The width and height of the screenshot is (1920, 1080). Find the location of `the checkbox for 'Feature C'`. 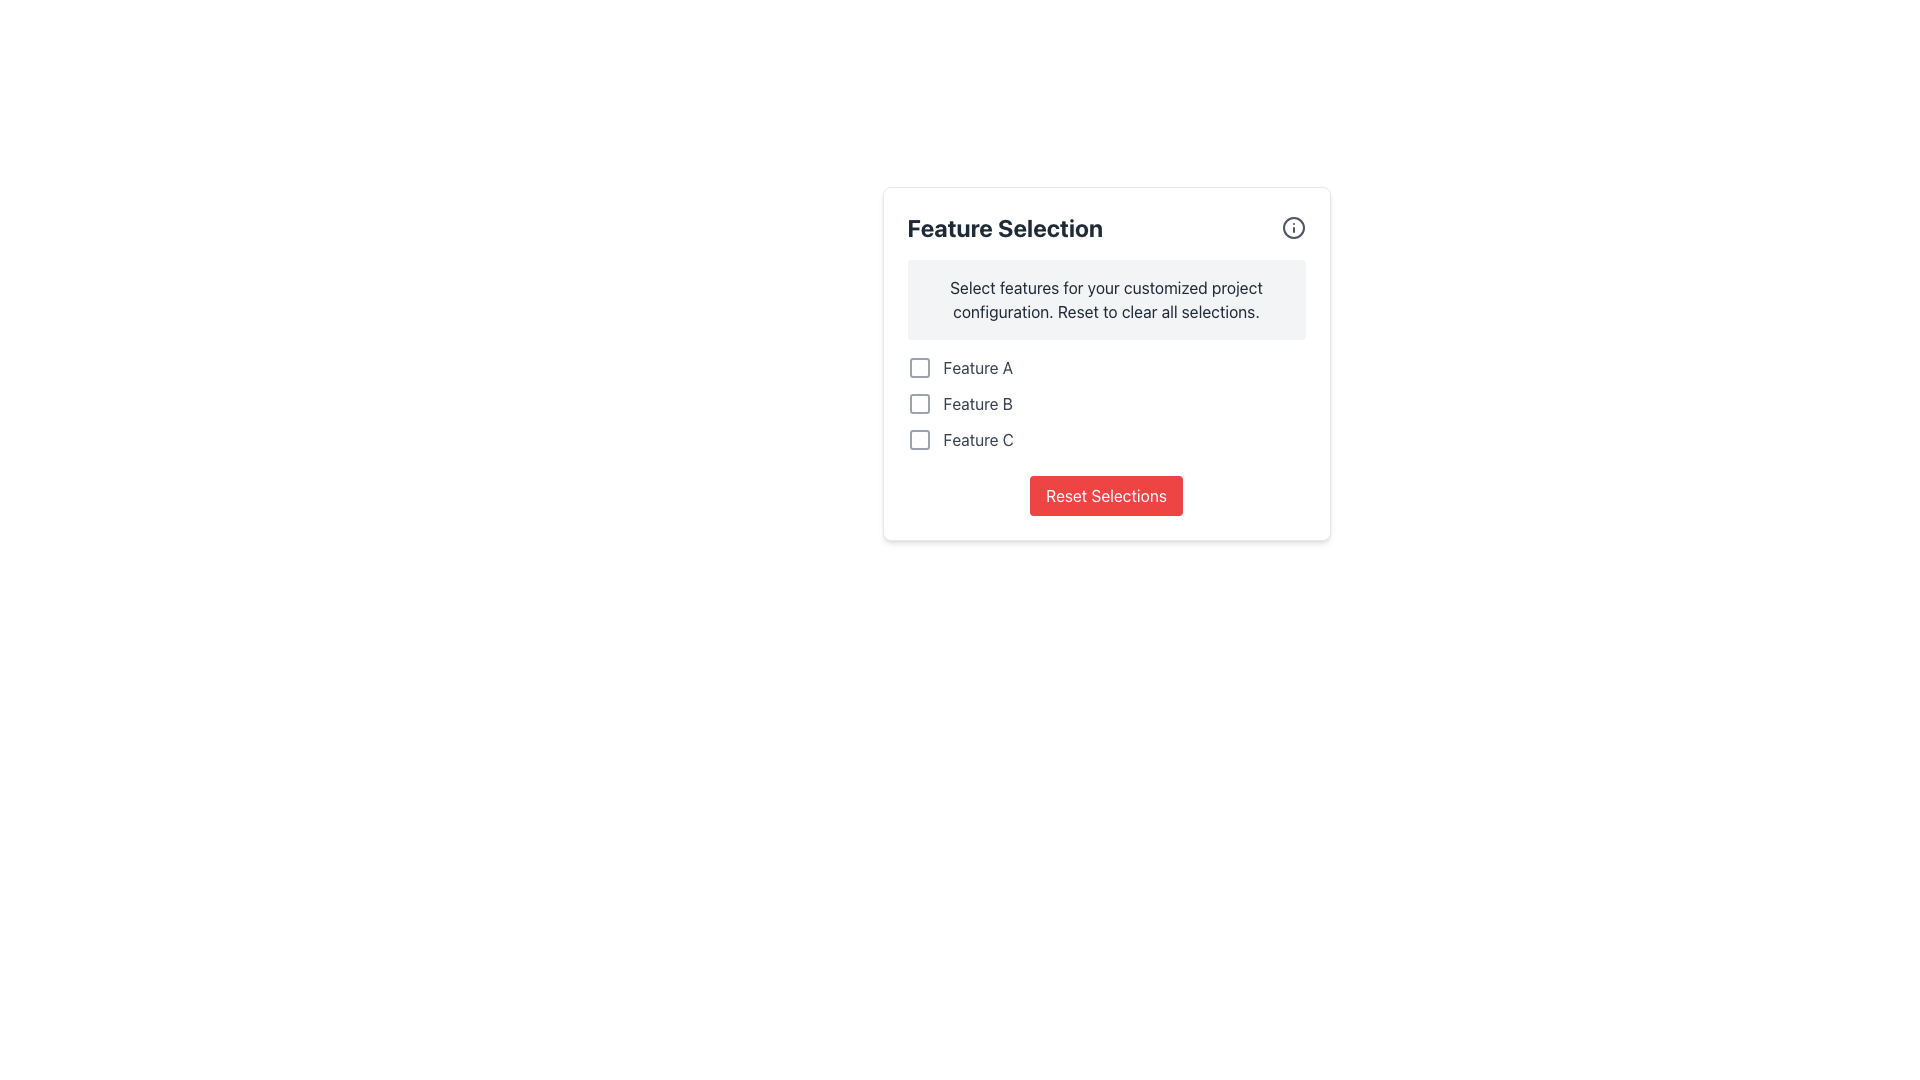

the checkbox for 'Feature C' is located at coordinates (918, 438).